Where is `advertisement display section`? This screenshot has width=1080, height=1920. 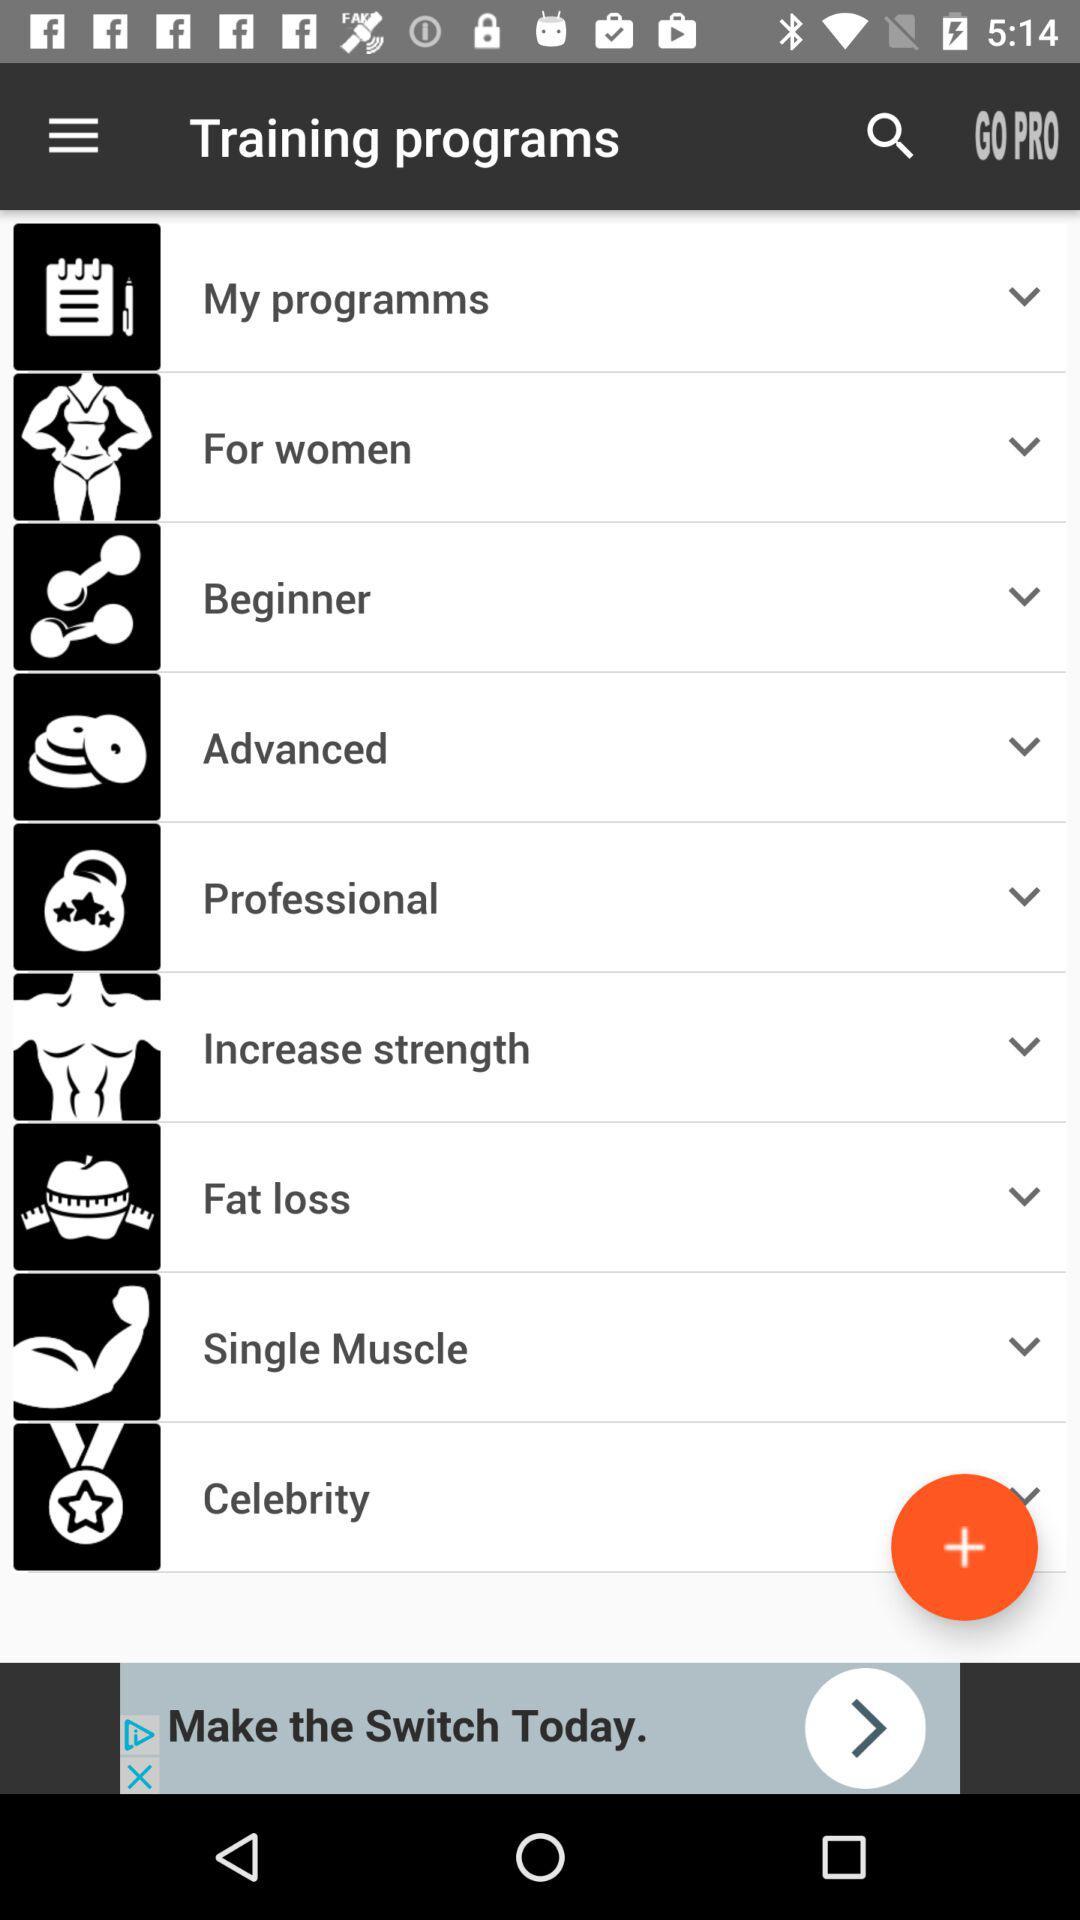 advertisement display section is located at coordinates (540, 1727).